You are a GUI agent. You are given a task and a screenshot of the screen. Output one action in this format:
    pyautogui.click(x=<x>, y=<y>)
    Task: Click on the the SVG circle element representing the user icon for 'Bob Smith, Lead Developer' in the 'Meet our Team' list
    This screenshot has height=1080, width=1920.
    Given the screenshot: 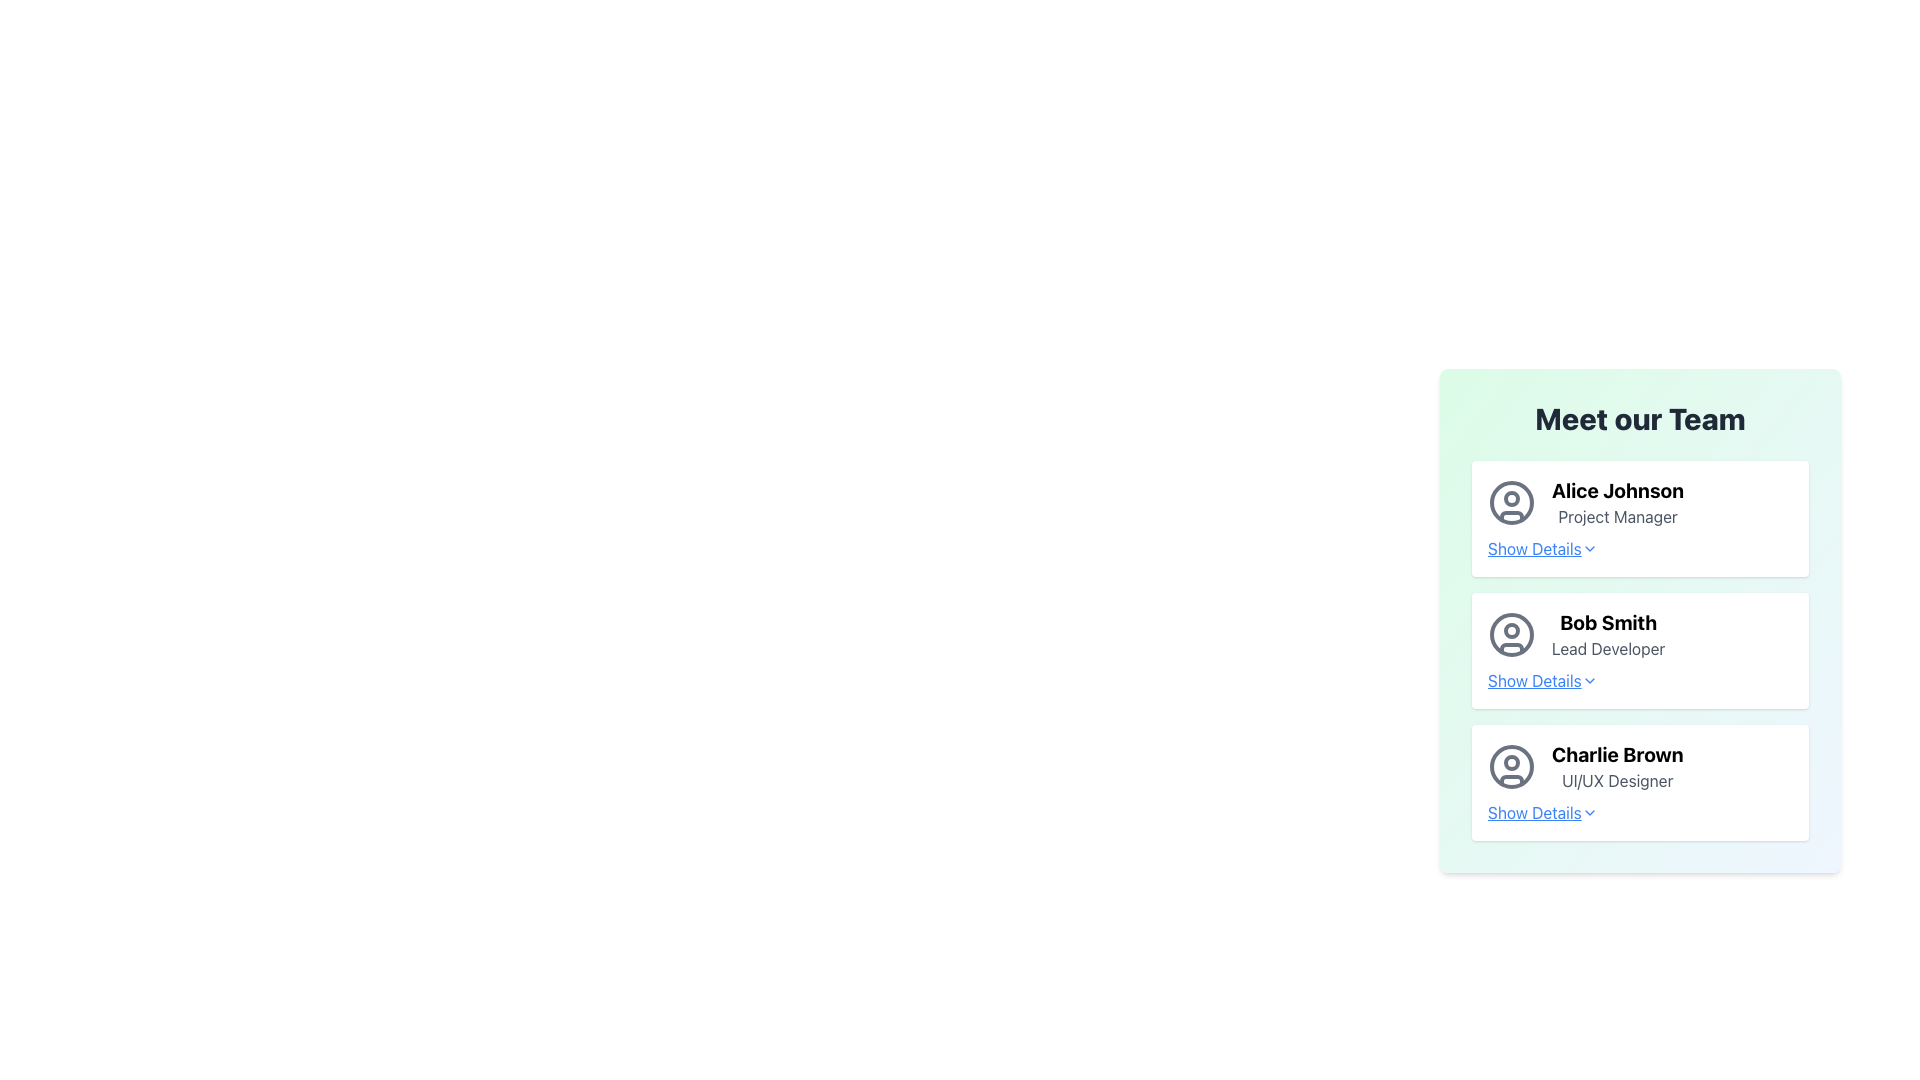 What is the action you would take?
    pyautogui.click(x=1512, y=635)
    